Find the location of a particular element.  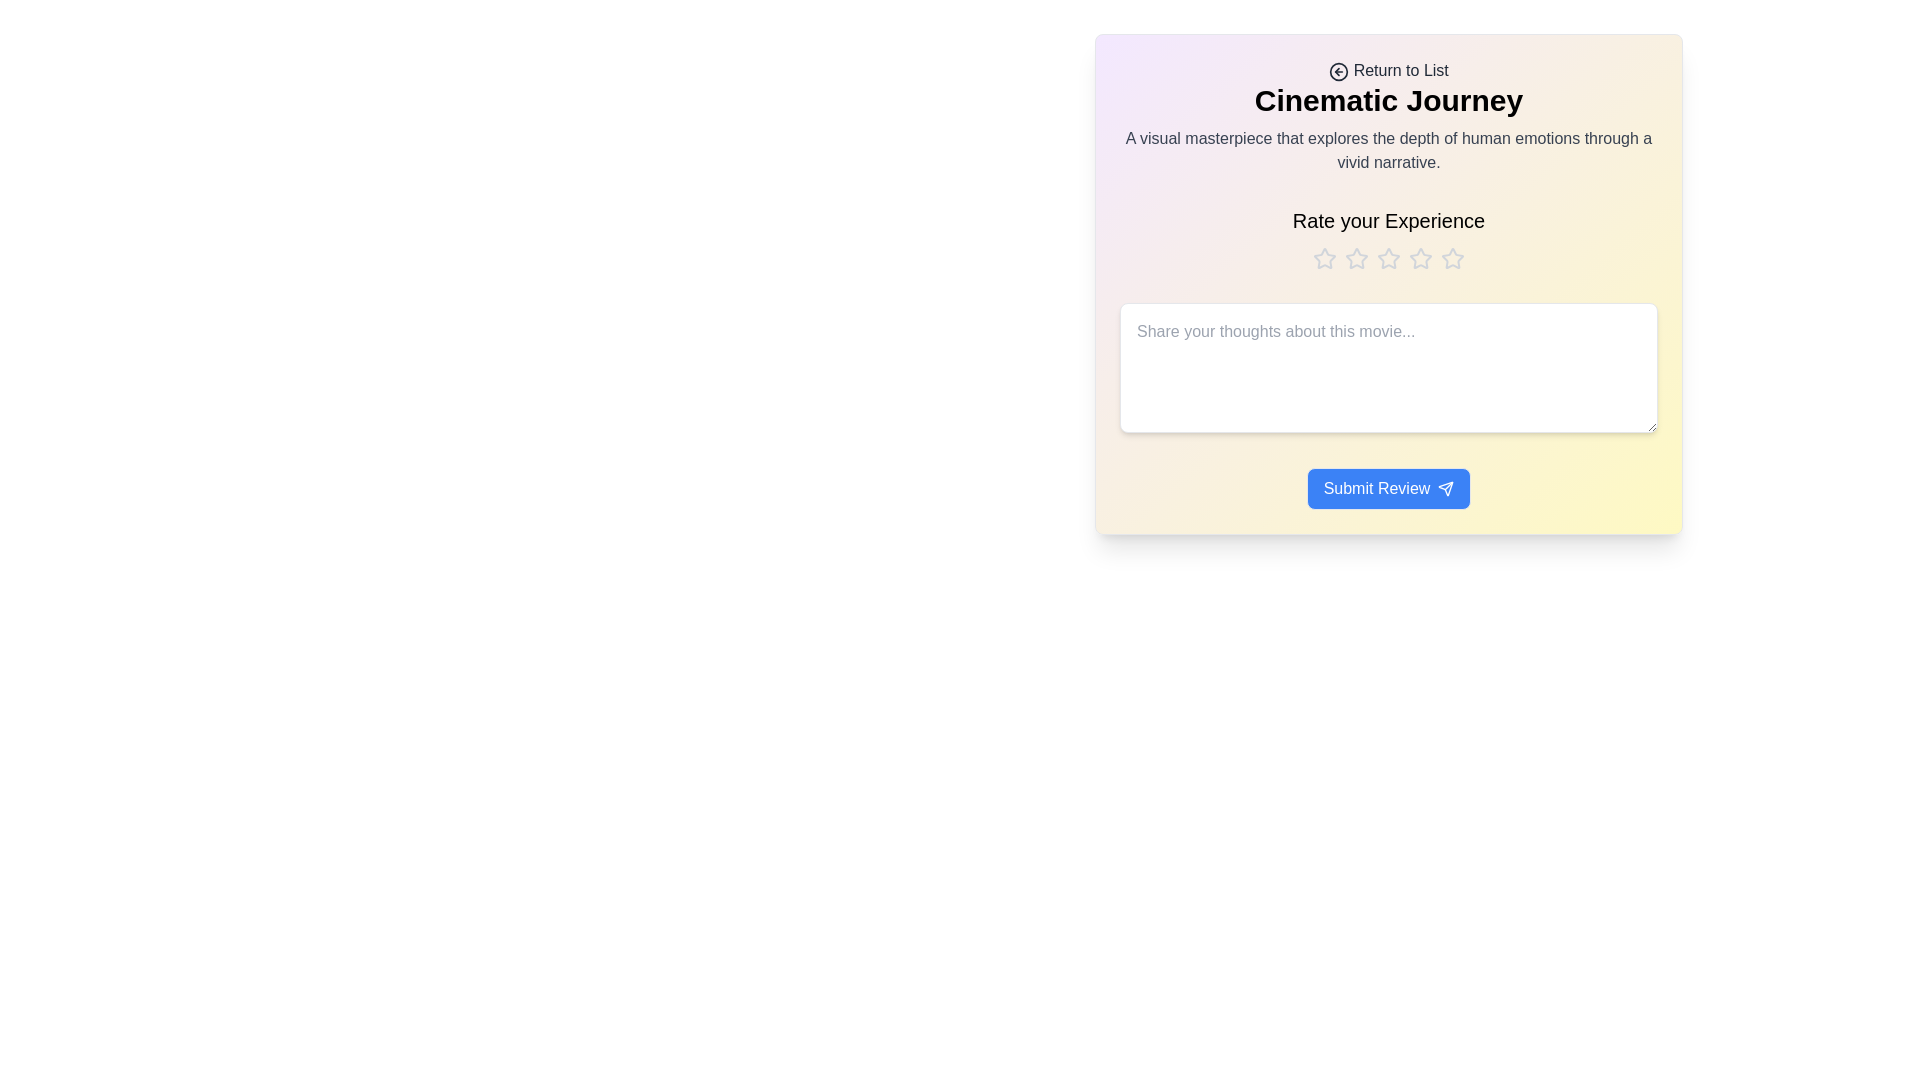

the Icon Button representing a 2-star rating in a 5-star rating system is located at coordinates (1357, 257).